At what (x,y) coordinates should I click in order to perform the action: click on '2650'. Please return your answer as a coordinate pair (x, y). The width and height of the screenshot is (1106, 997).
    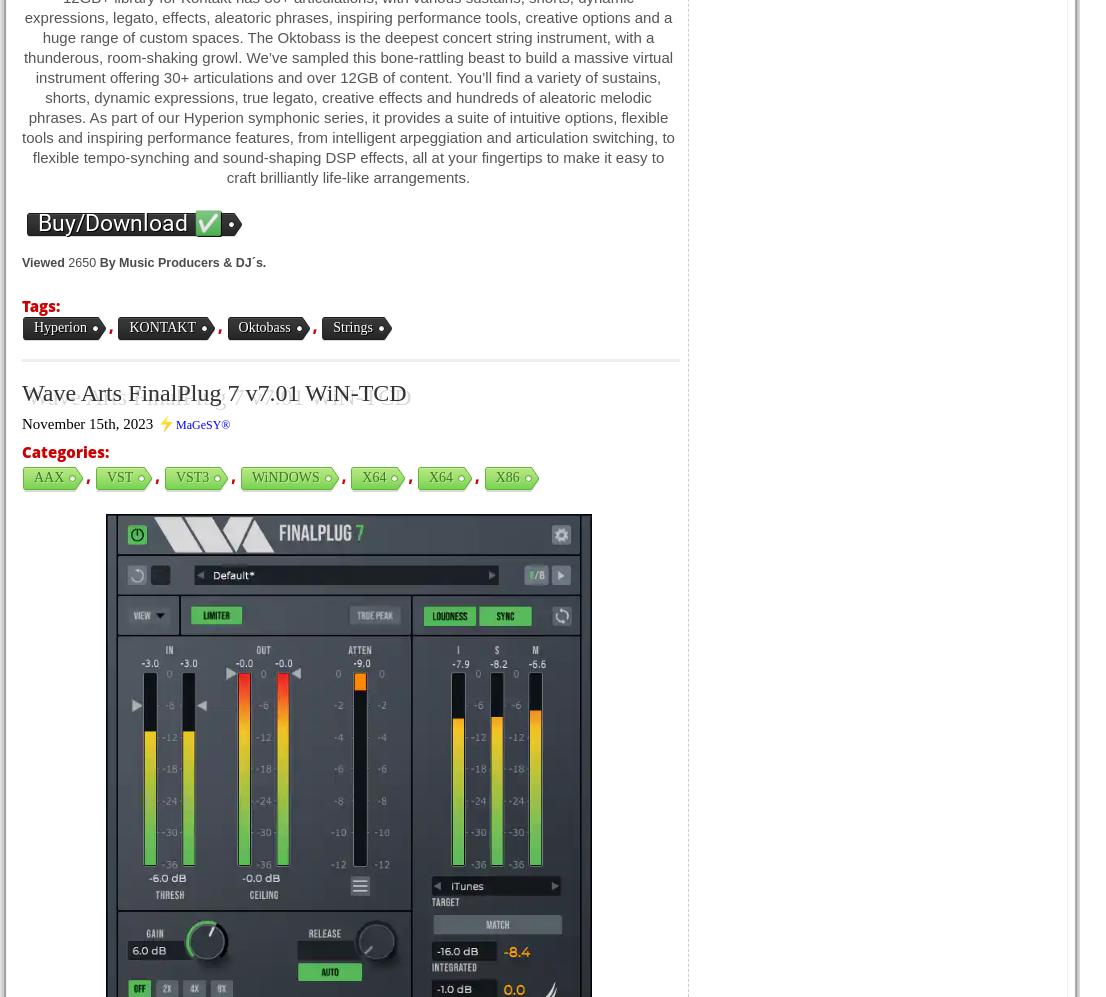
    Looking at the image, I should click on (81, 262).